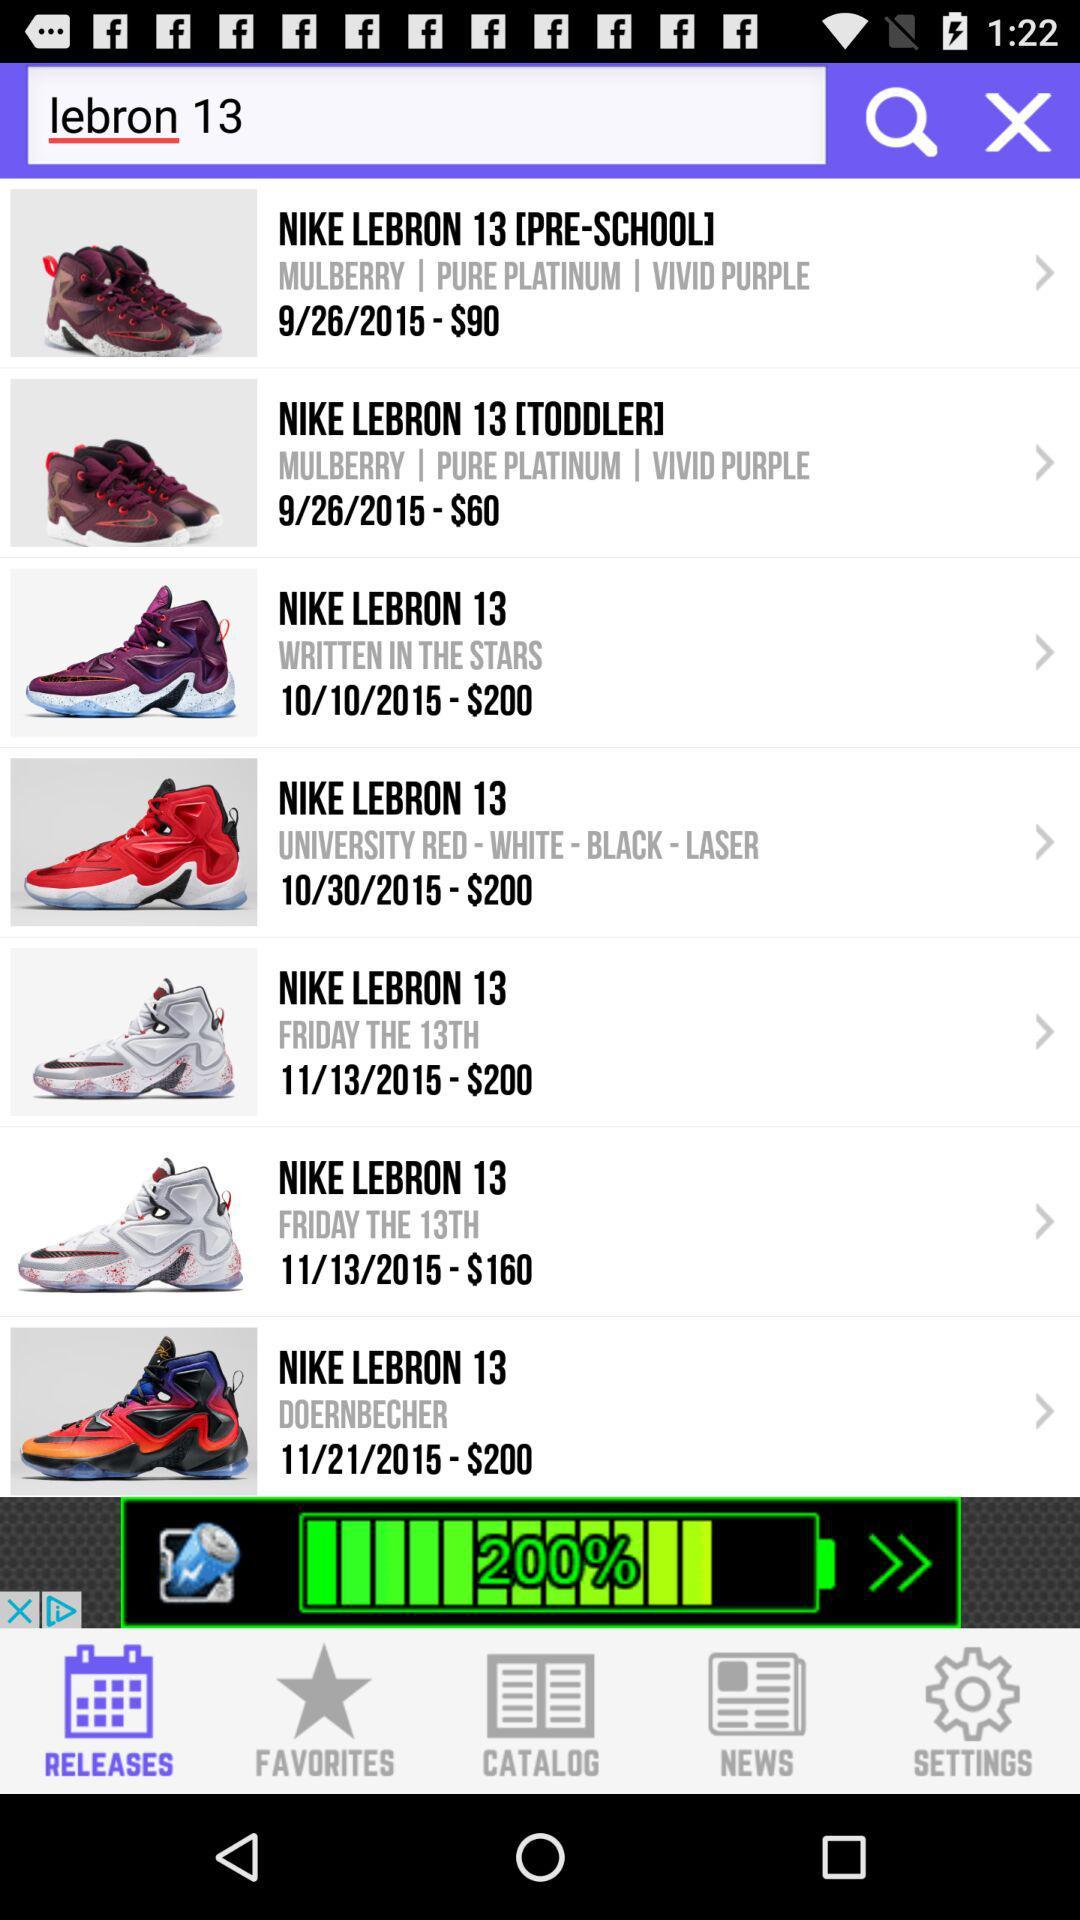 Image resolution: width=1080 pixels, height=1920 pixels. I want to click on close, so click(1018, 119).